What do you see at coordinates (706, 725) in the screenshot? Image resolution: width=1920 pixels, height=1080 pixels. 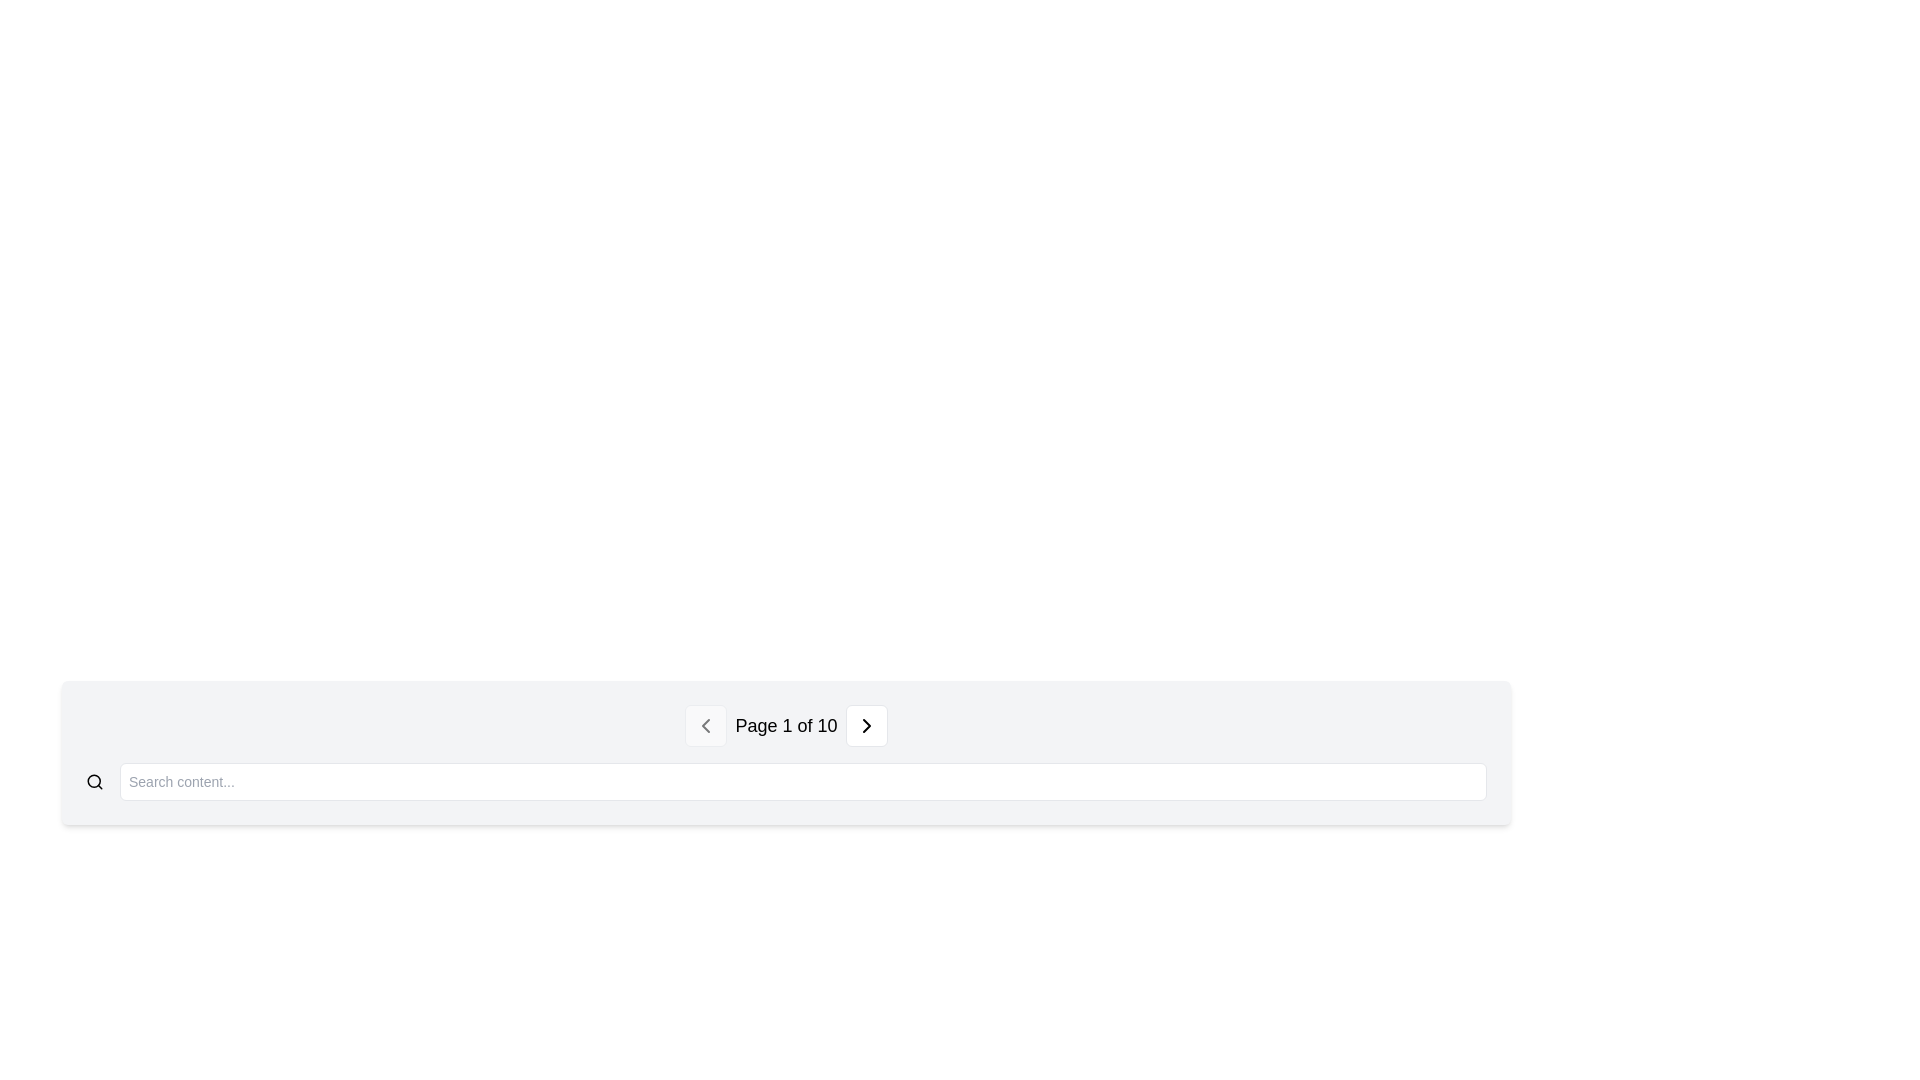 I see `the leftward-pointing chevron icon within the circular boundary located in the left navigation button of the page navigation controls` at bounding box center [706, 725].